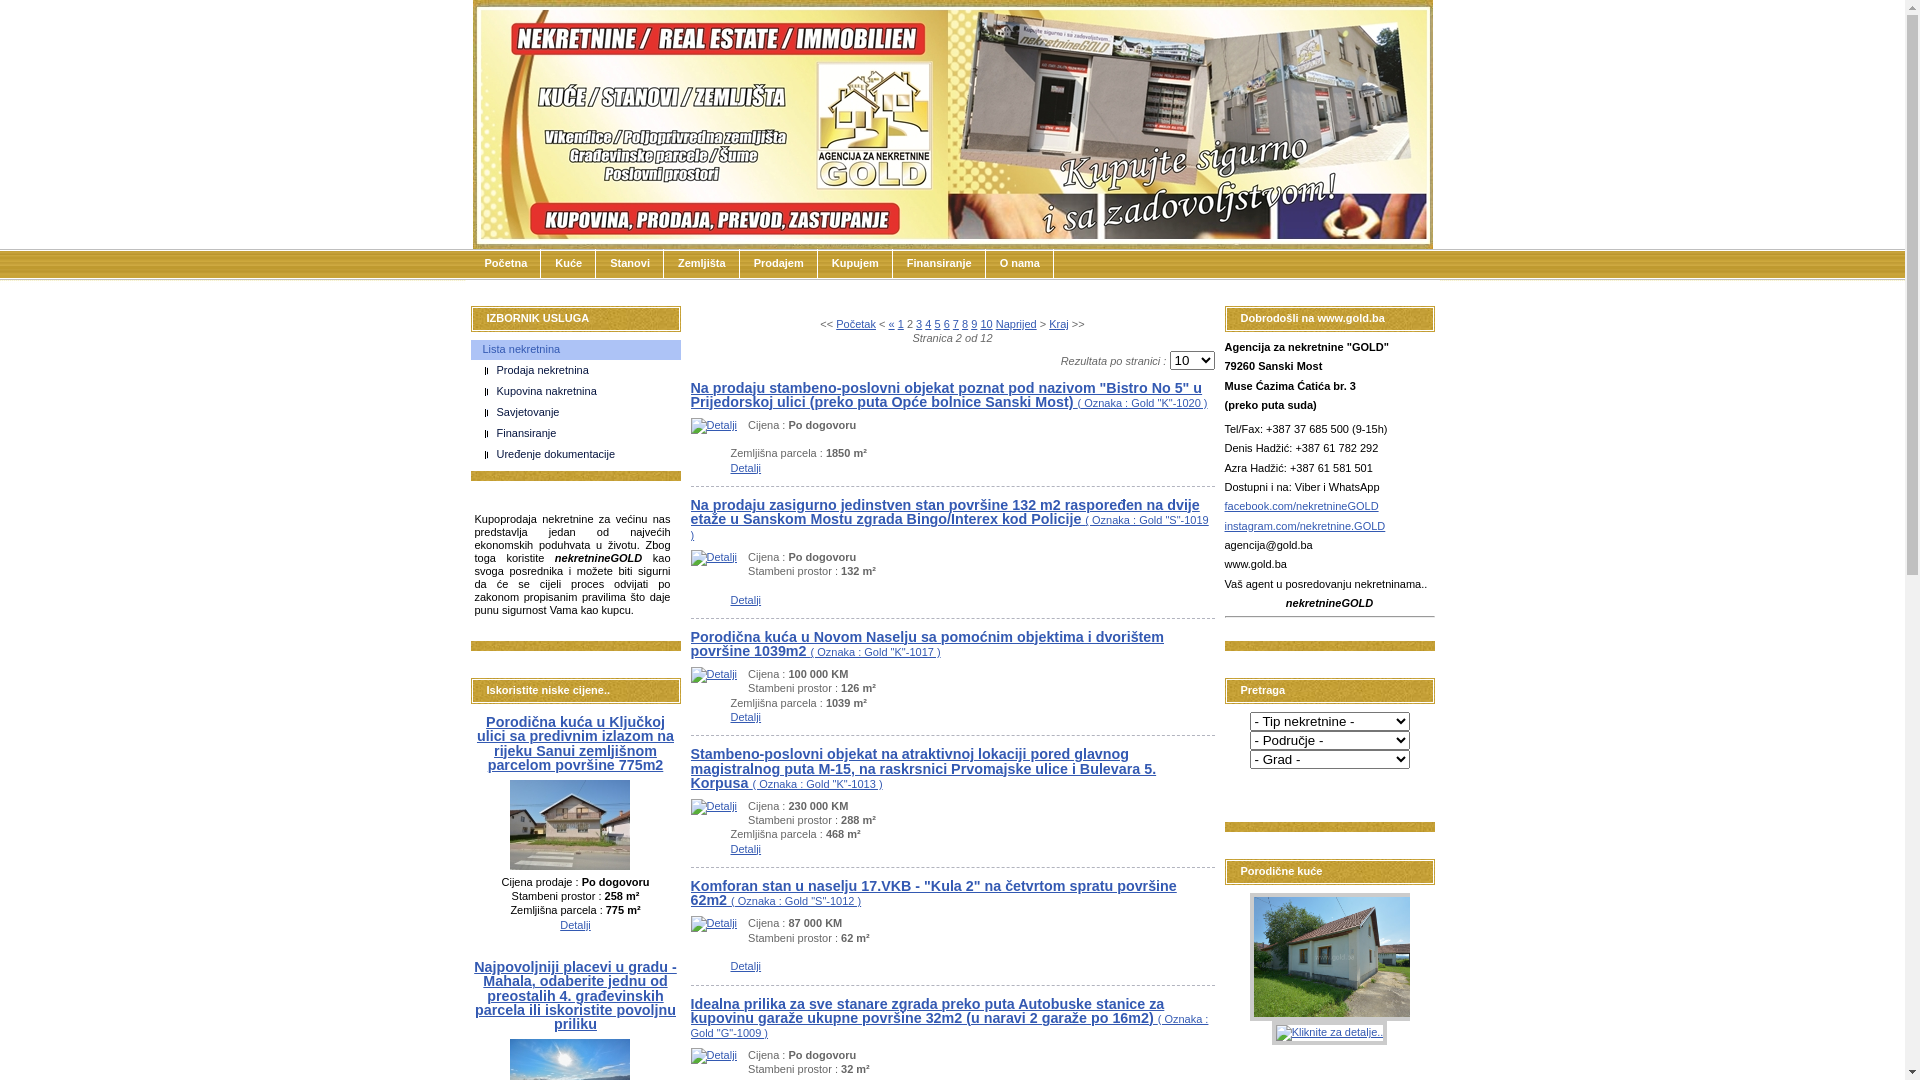  I want to click on '4', so click(926, 323).